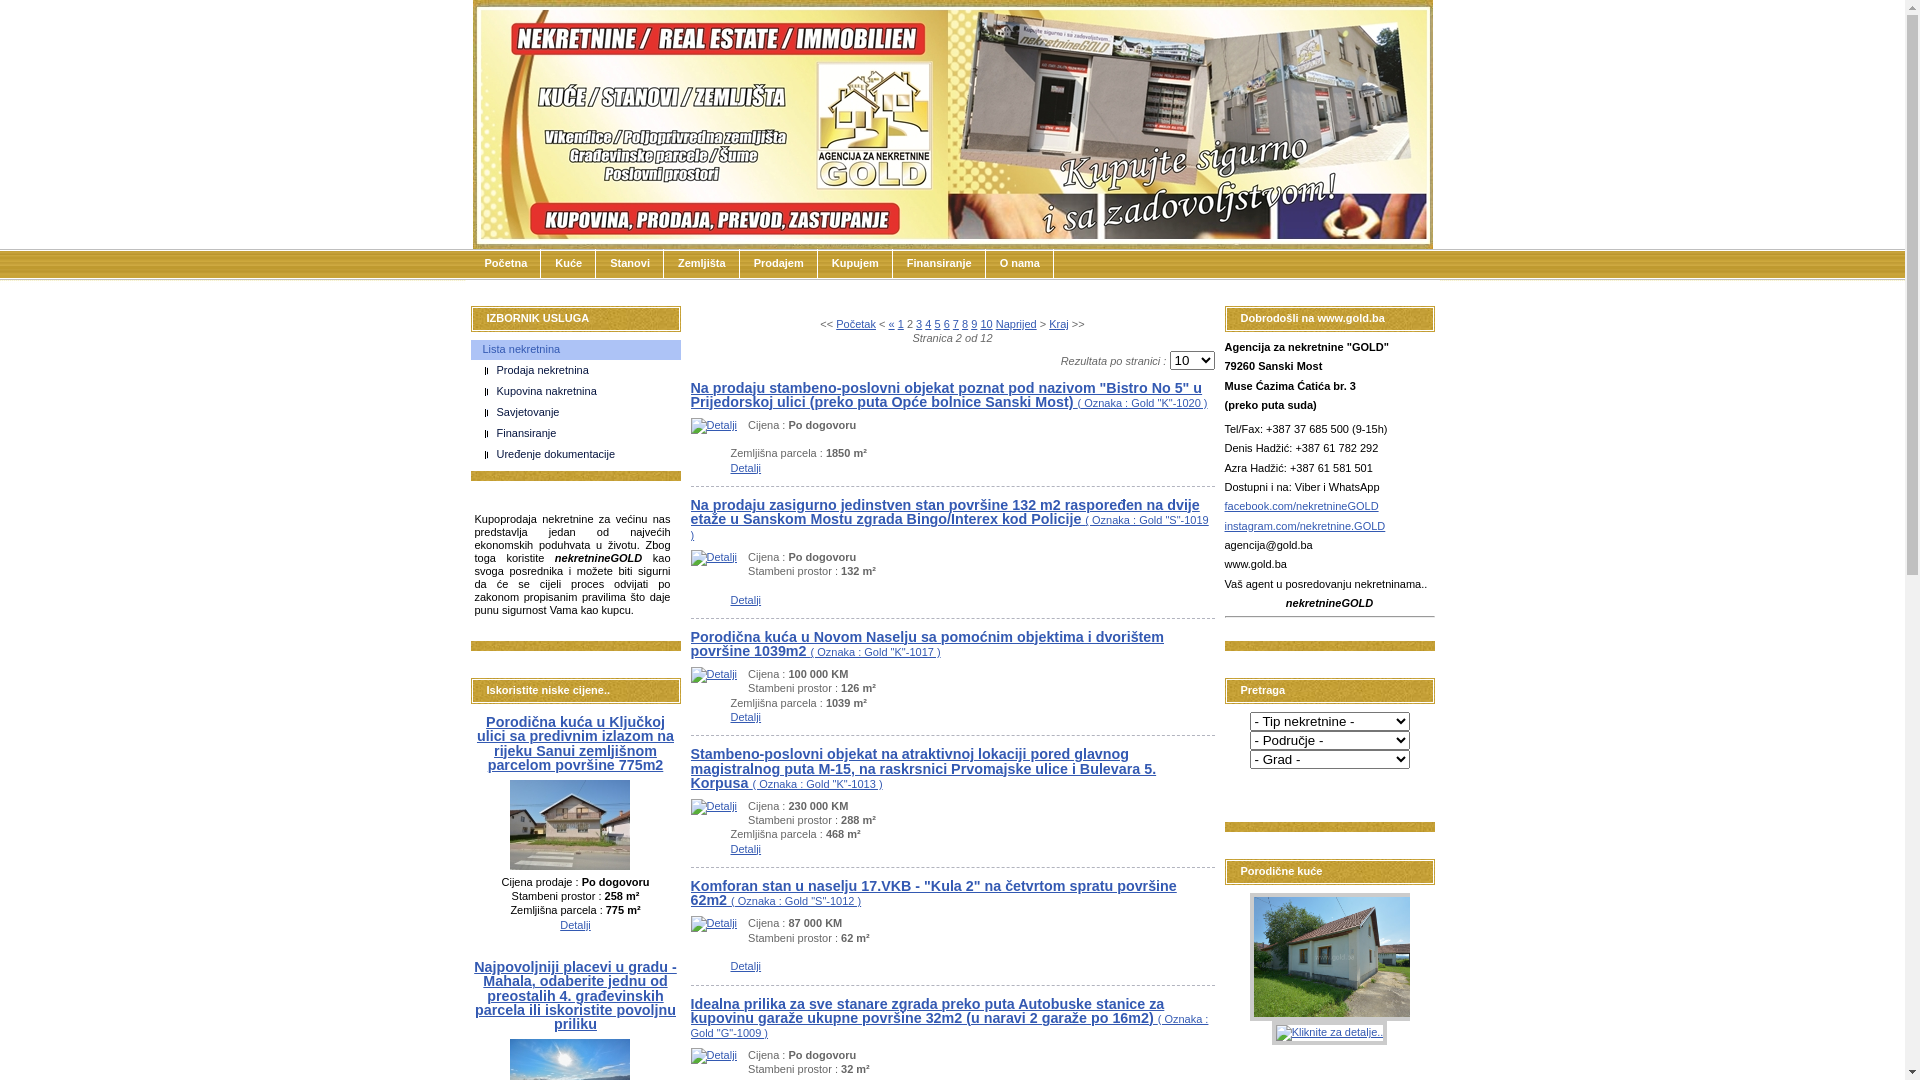  I want to click on '4', so click(926, 323).